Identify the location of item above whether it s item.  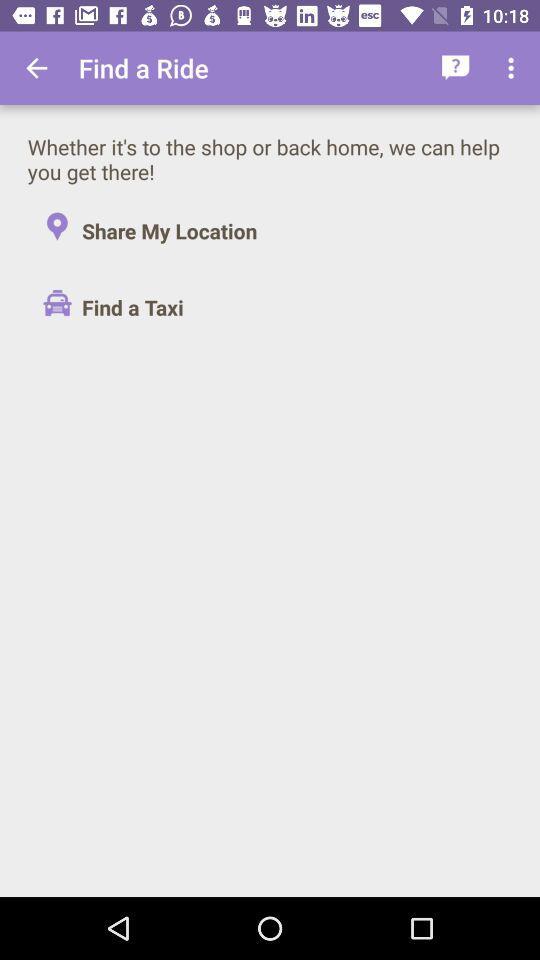
(36, 68).